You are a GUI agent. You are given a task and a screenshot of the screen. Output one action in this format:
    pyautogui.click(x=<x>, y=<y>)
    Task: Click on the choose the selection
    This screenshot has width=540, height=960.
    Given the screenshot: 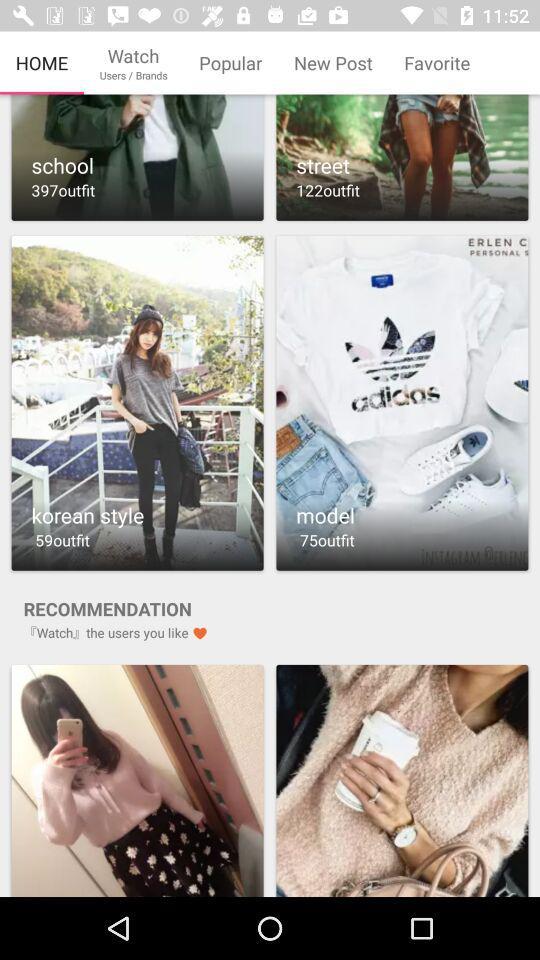 What is the action you would take?
    pyautogui.click(x=136, y=157)
    